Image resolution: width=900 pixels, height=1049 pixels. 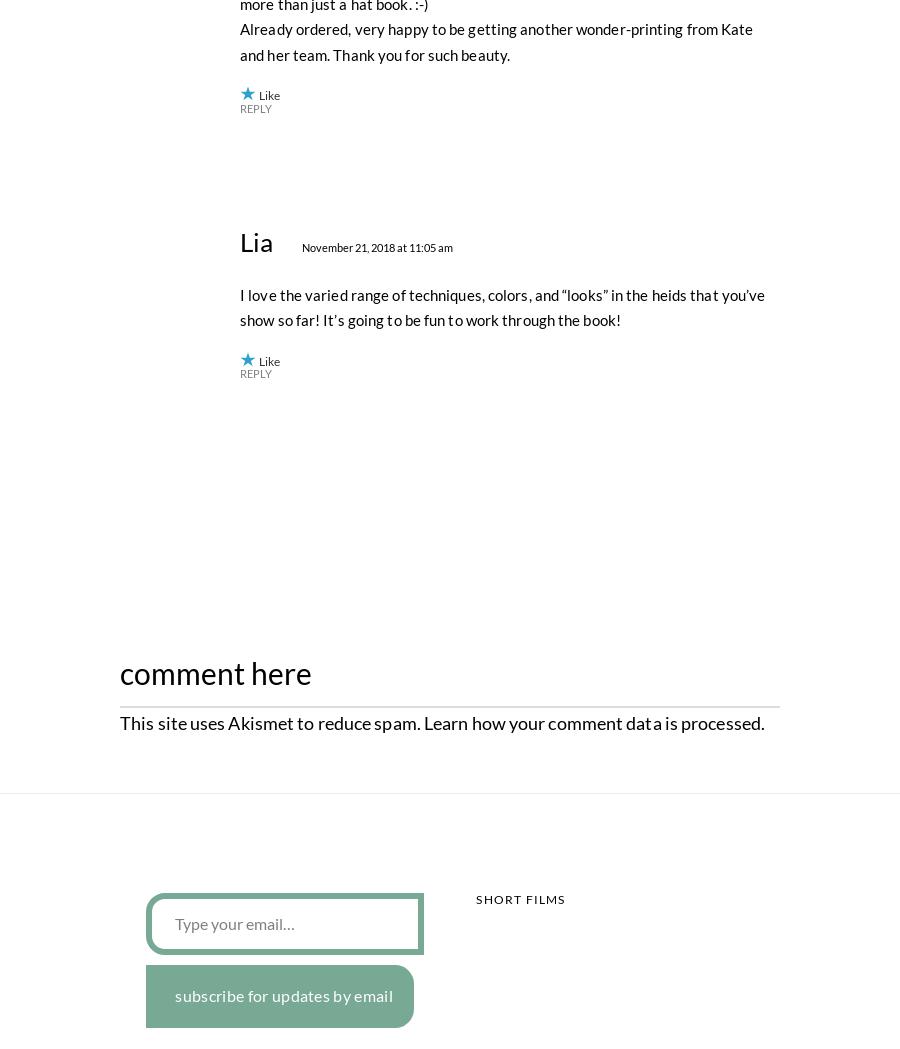 I want to click on 'Anna', so click(x=268, y=364).